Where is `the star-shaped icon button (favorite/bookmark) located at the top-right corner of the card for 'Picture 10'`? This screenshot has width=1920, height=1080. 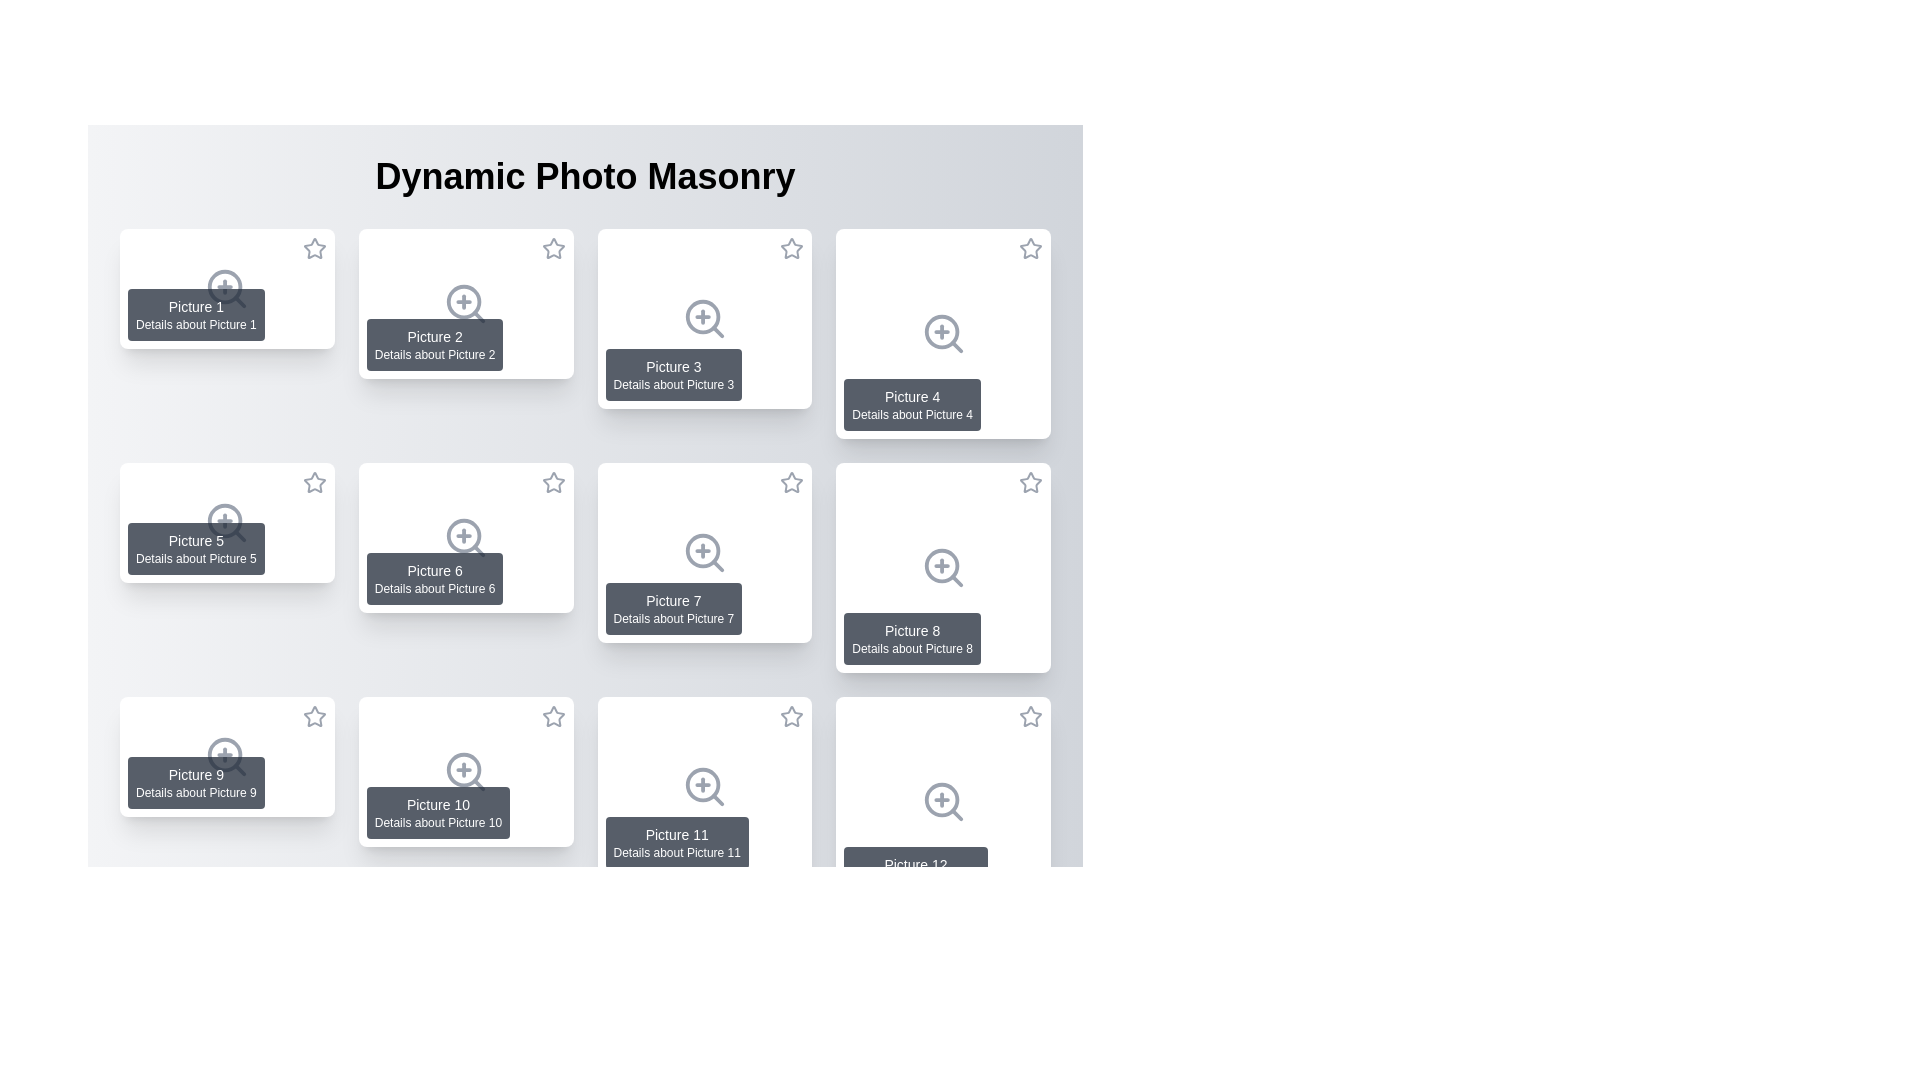
the star-shaped icon button (favorite/bookmark) located at the top-right corner of the card for 'Picture 10' is located at coordinates (553, 720).